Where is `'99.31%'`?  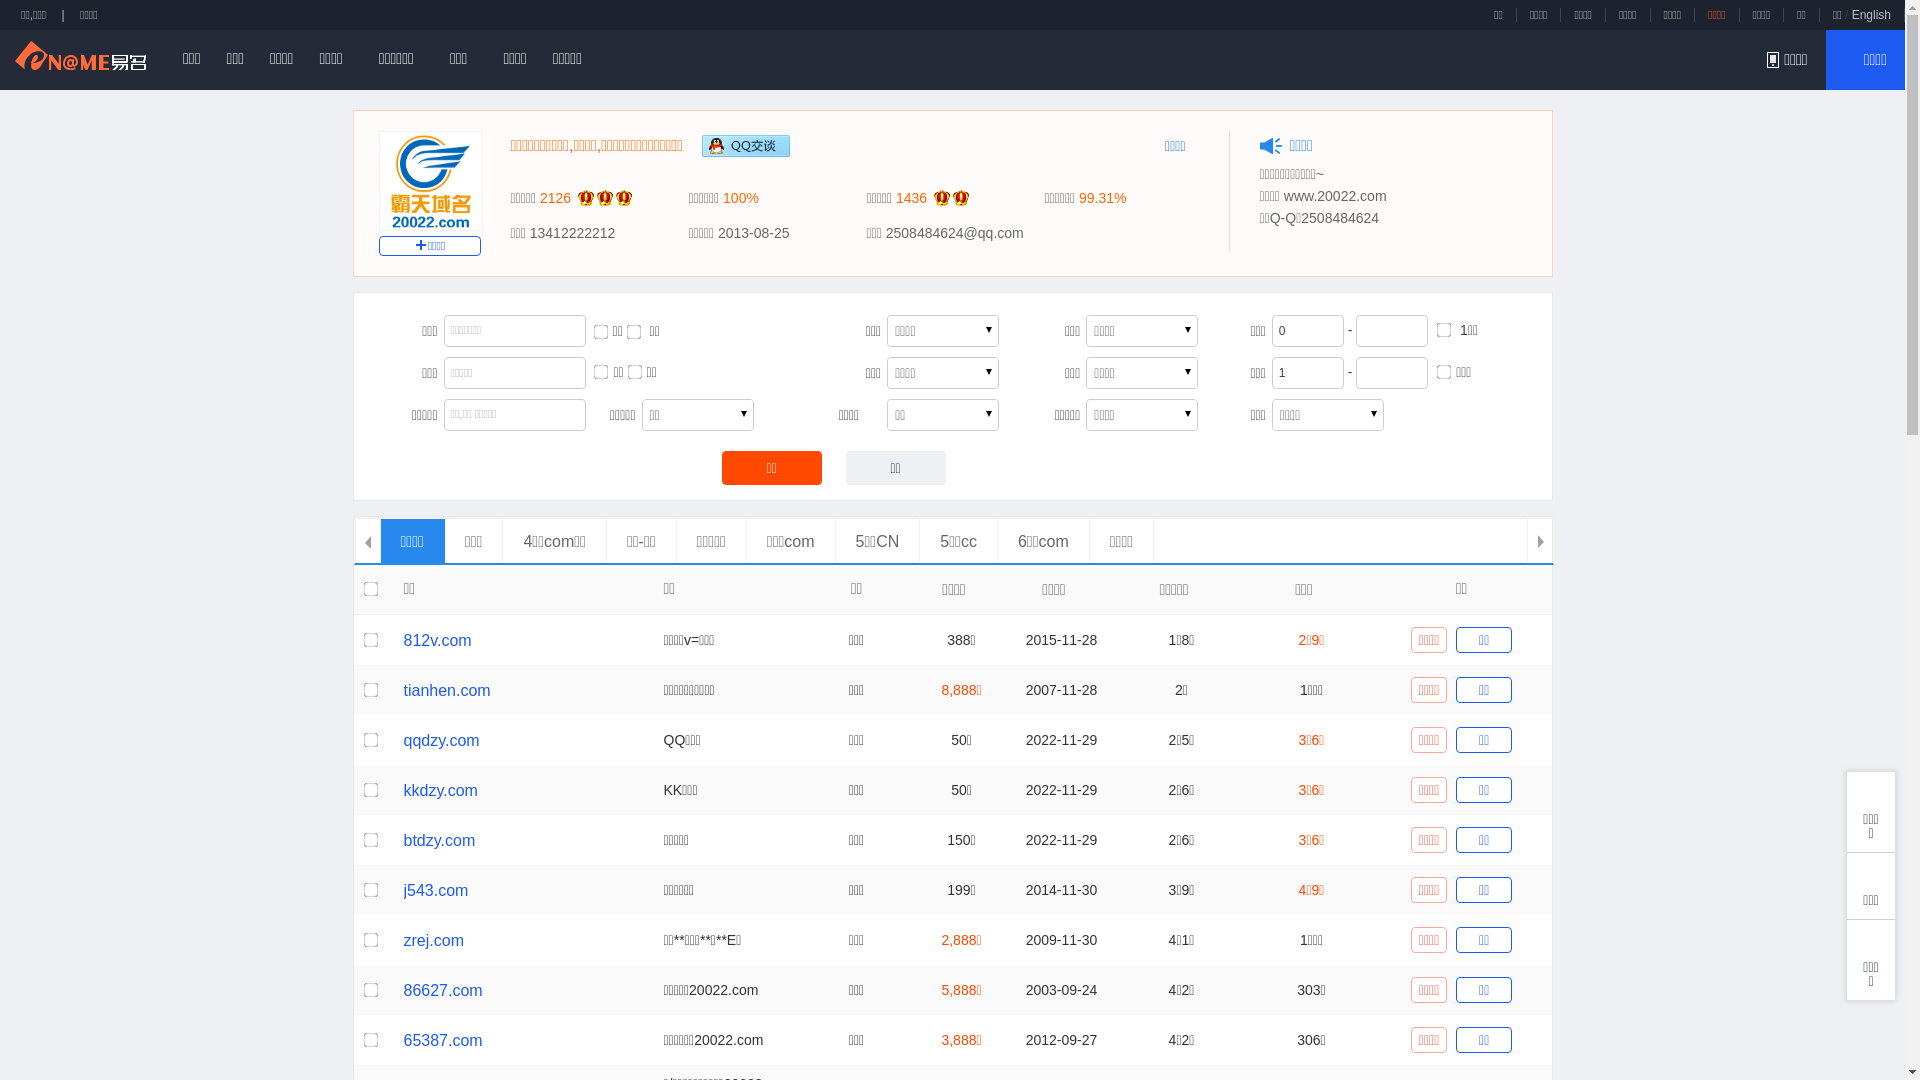
'99.31%' is located at coordinates (1101, 197).